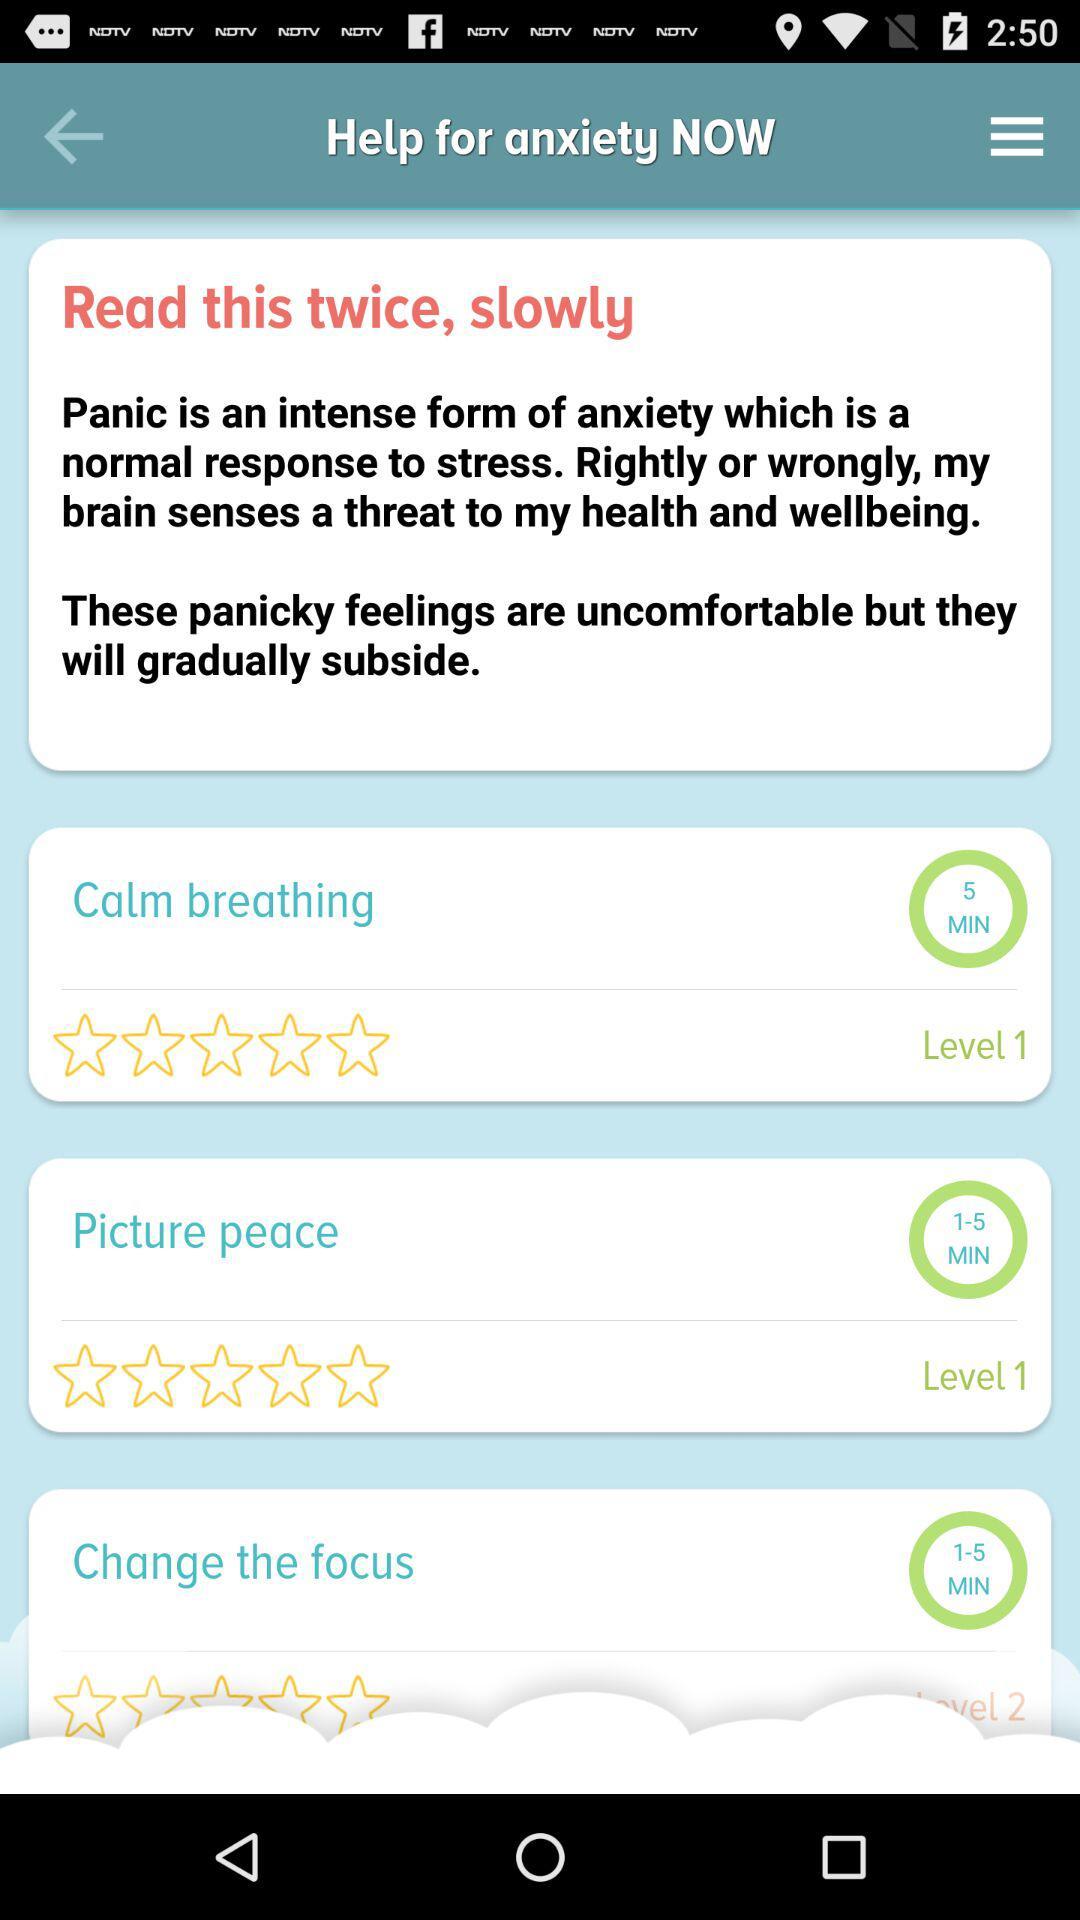 This screenshot has height=1920, width=1080. What do you see at coordinates (720, 1705) in the screenshot?
I see `the level 2` at bounding box center [720, 1705].